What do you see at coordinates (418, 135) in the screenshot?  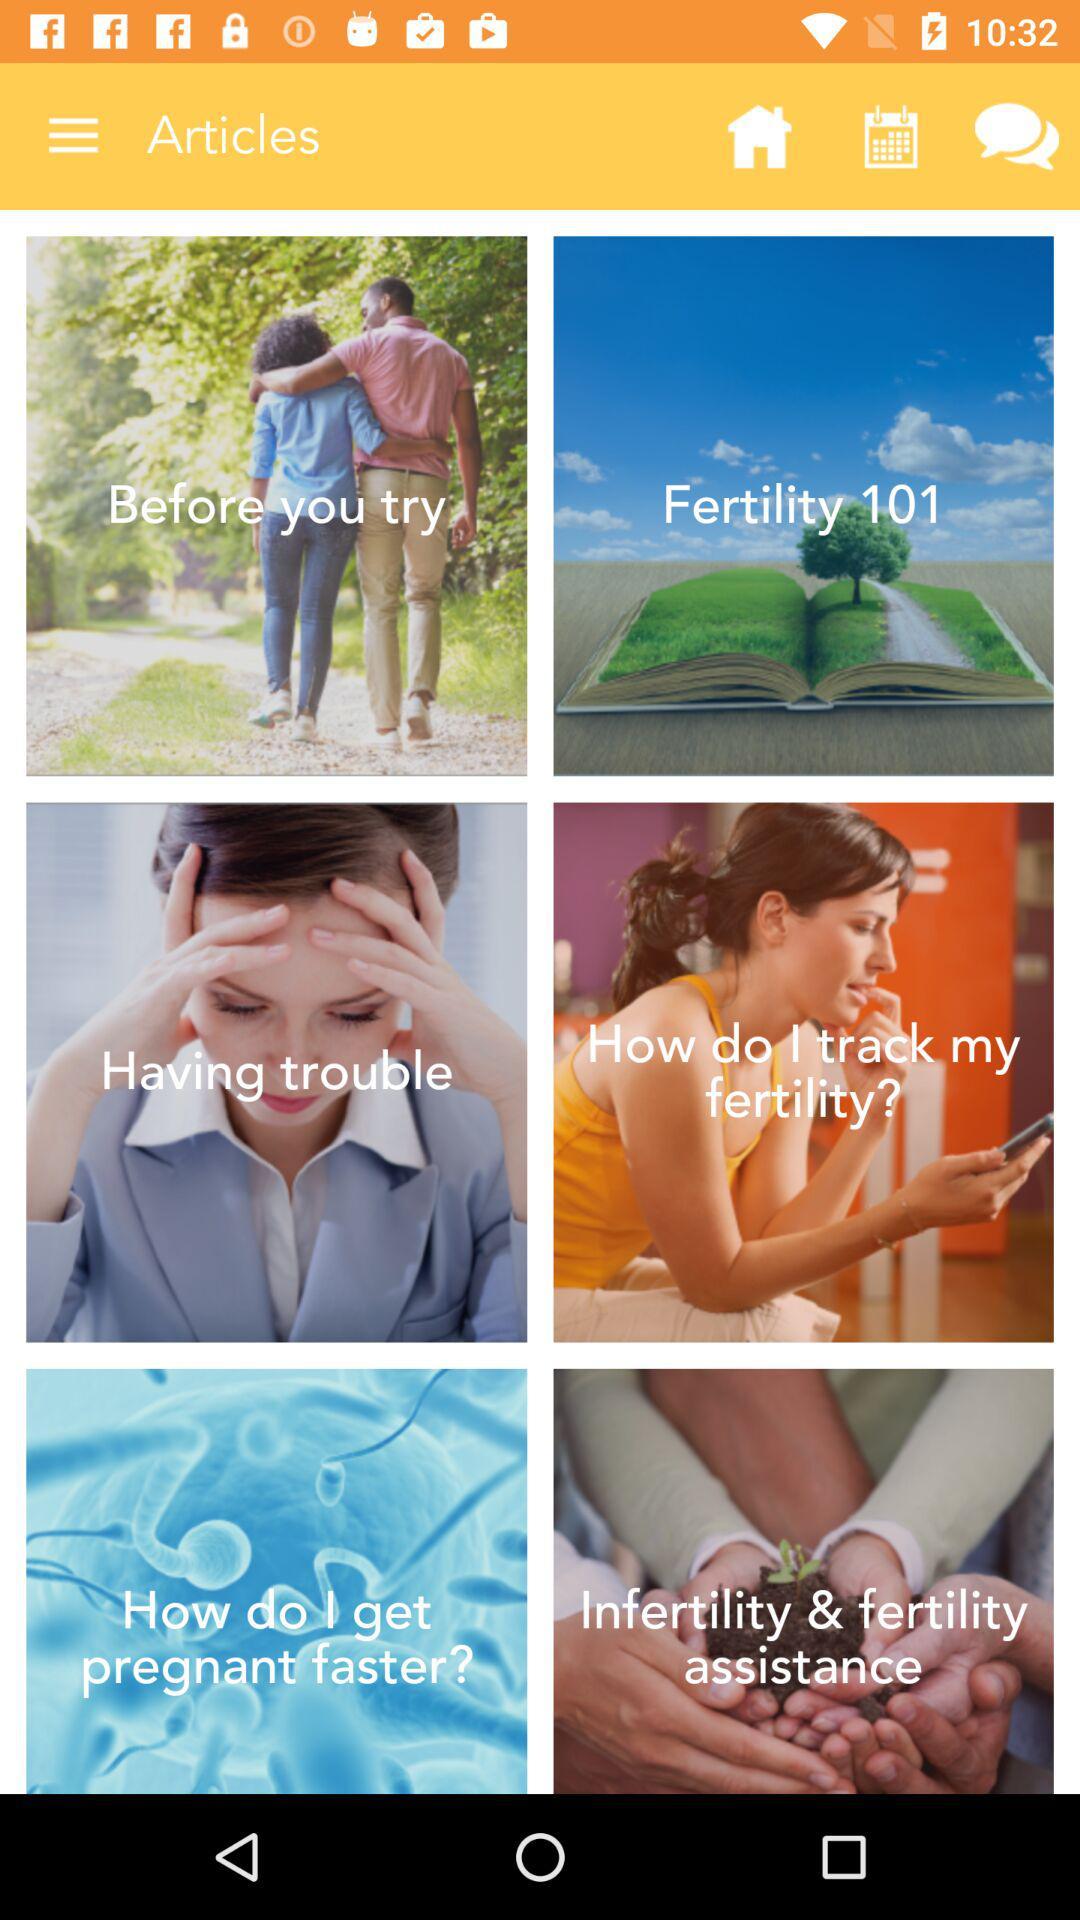 I see `the articles` at bounding box center [418, 135].